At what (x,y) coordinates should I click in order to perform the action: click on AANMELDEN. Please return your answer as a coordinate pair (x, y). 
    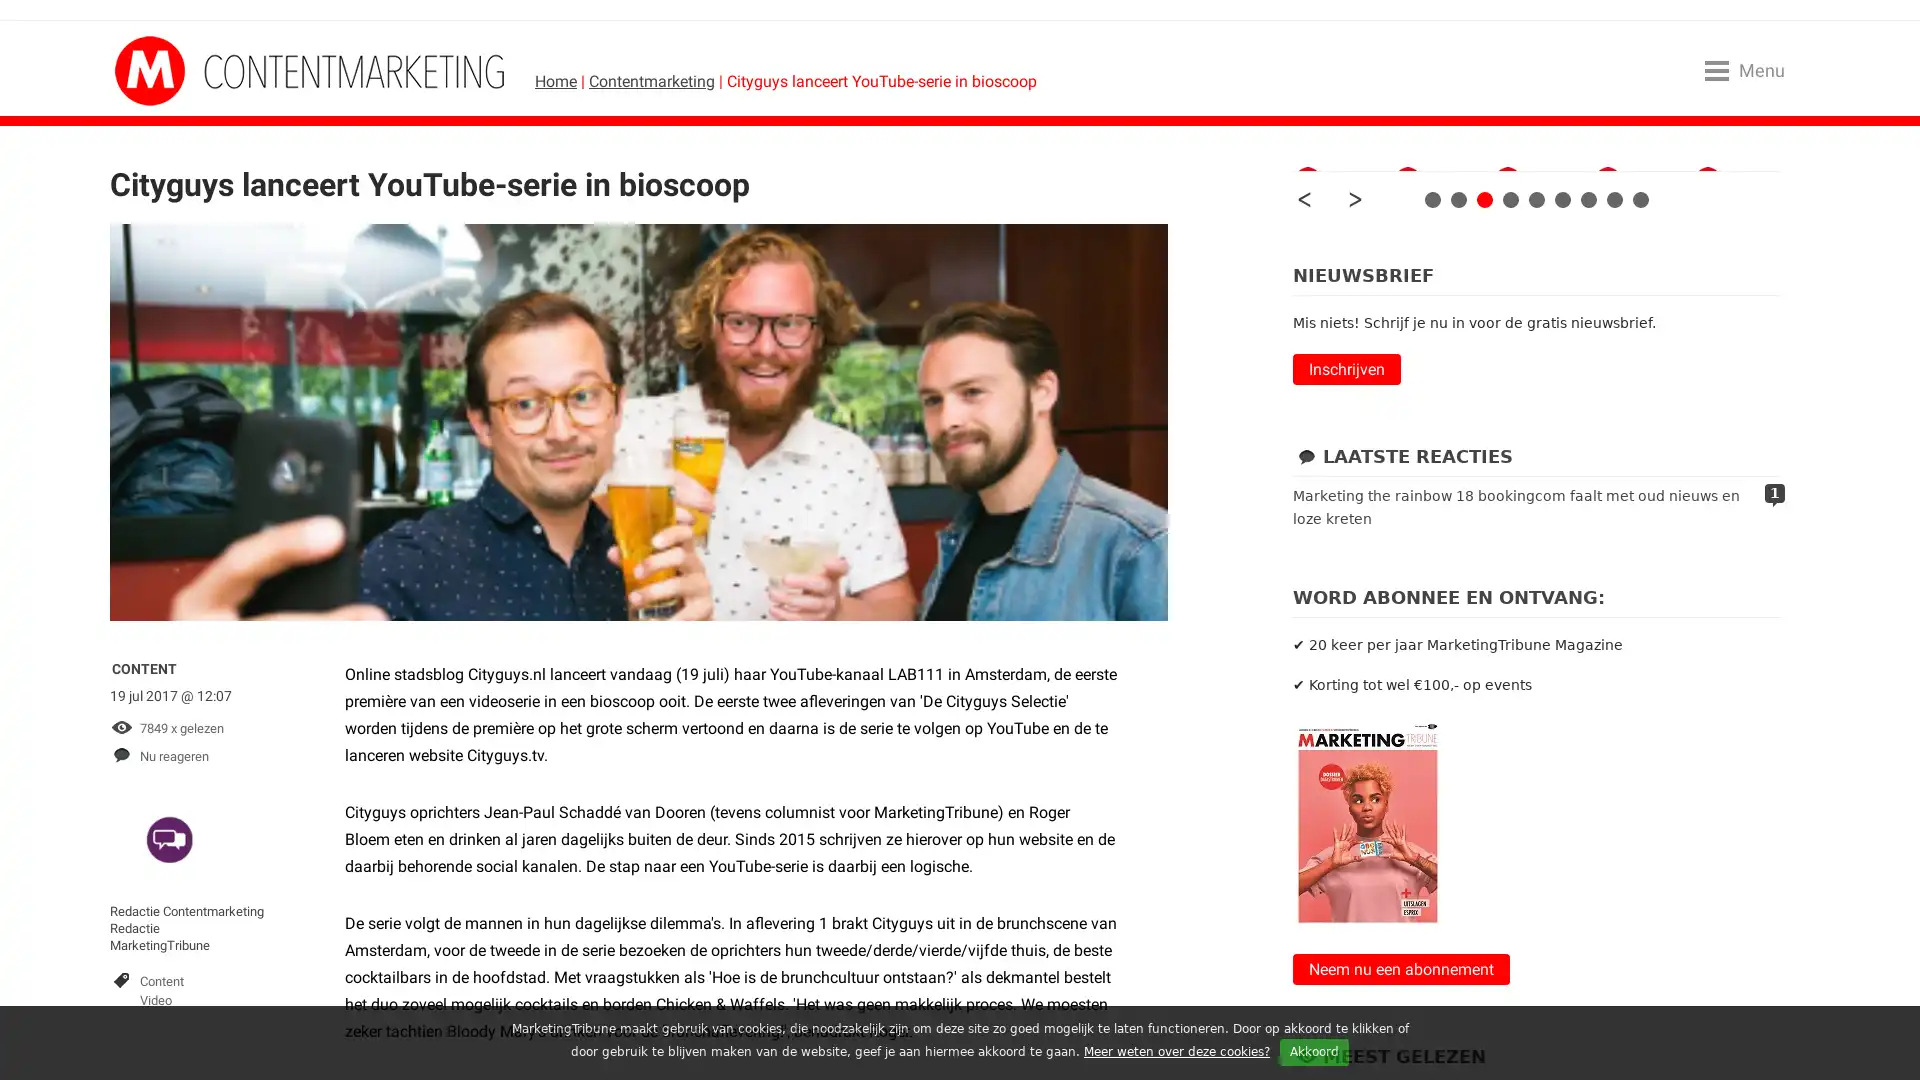
    Looking at the image, I should click on (1749, 1018).